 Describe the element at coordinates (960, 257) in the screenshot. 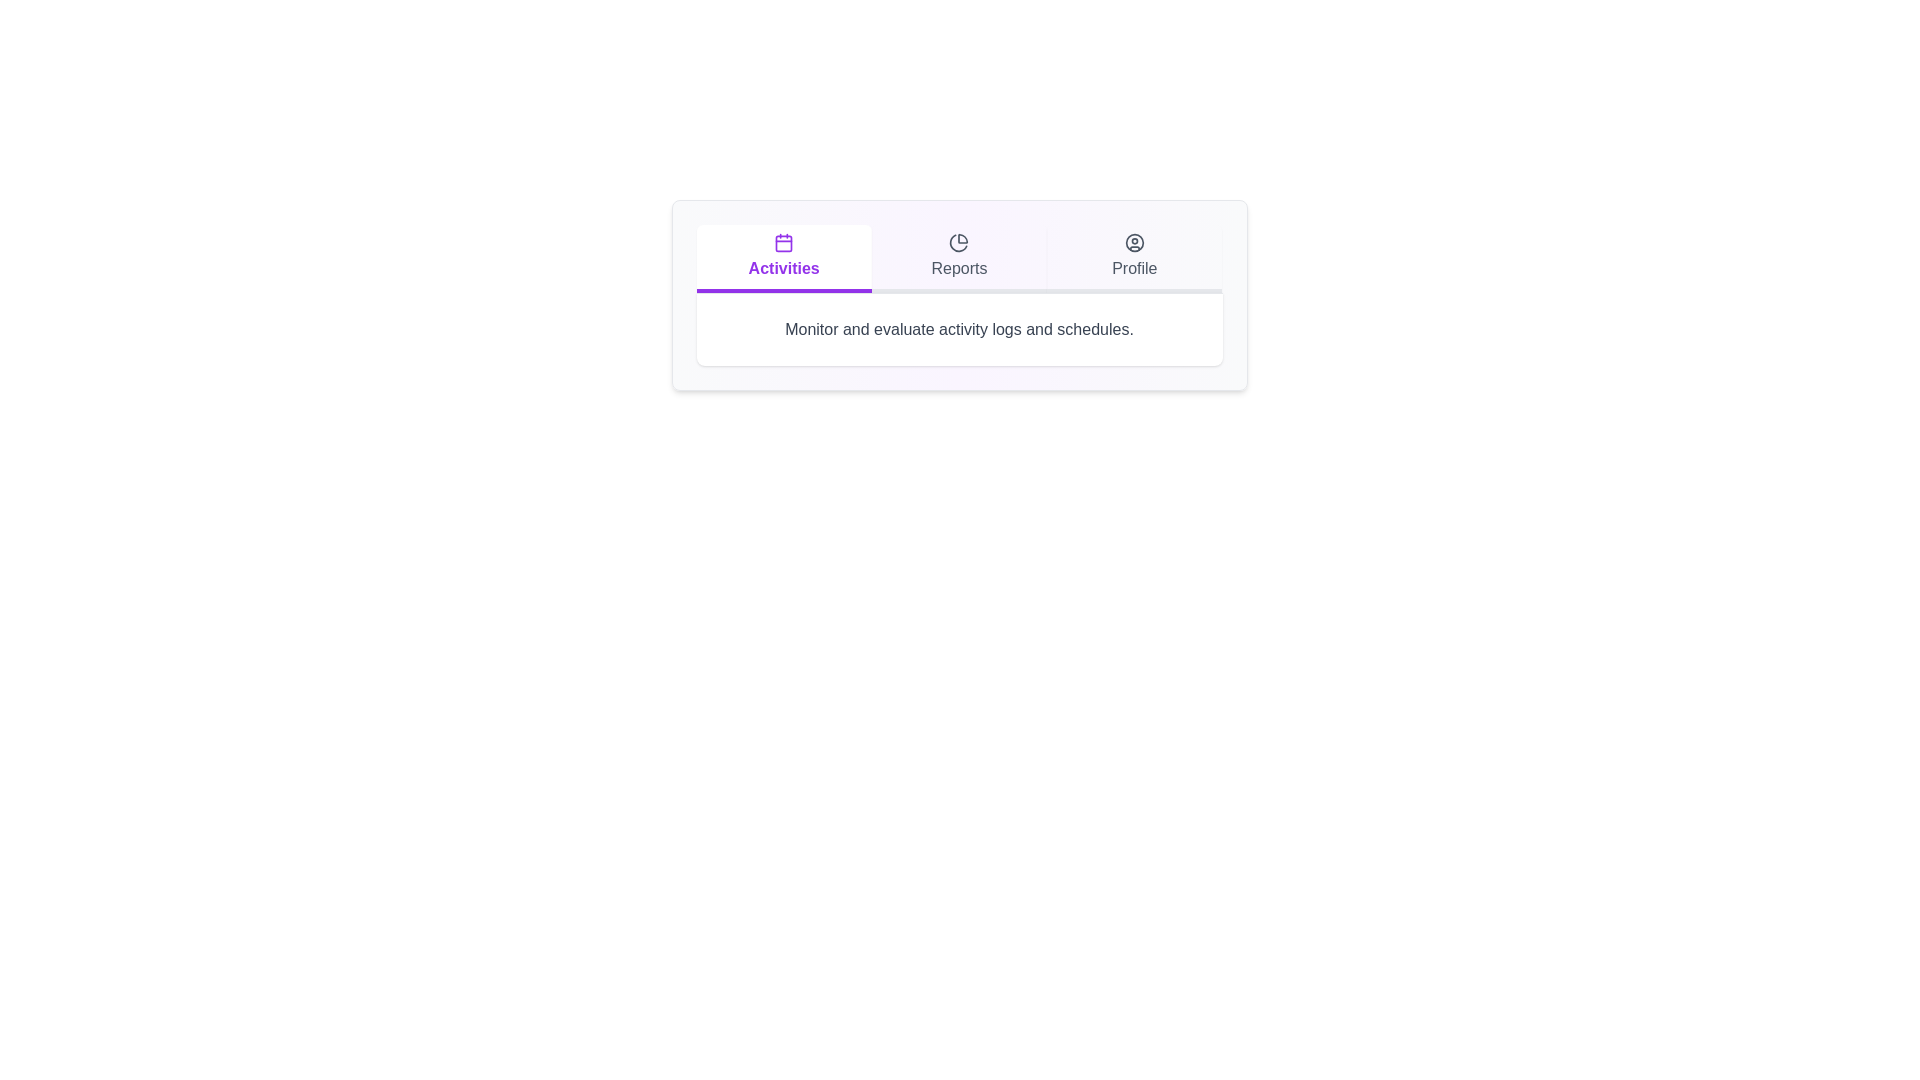

I see `the Reports tab` at that location.